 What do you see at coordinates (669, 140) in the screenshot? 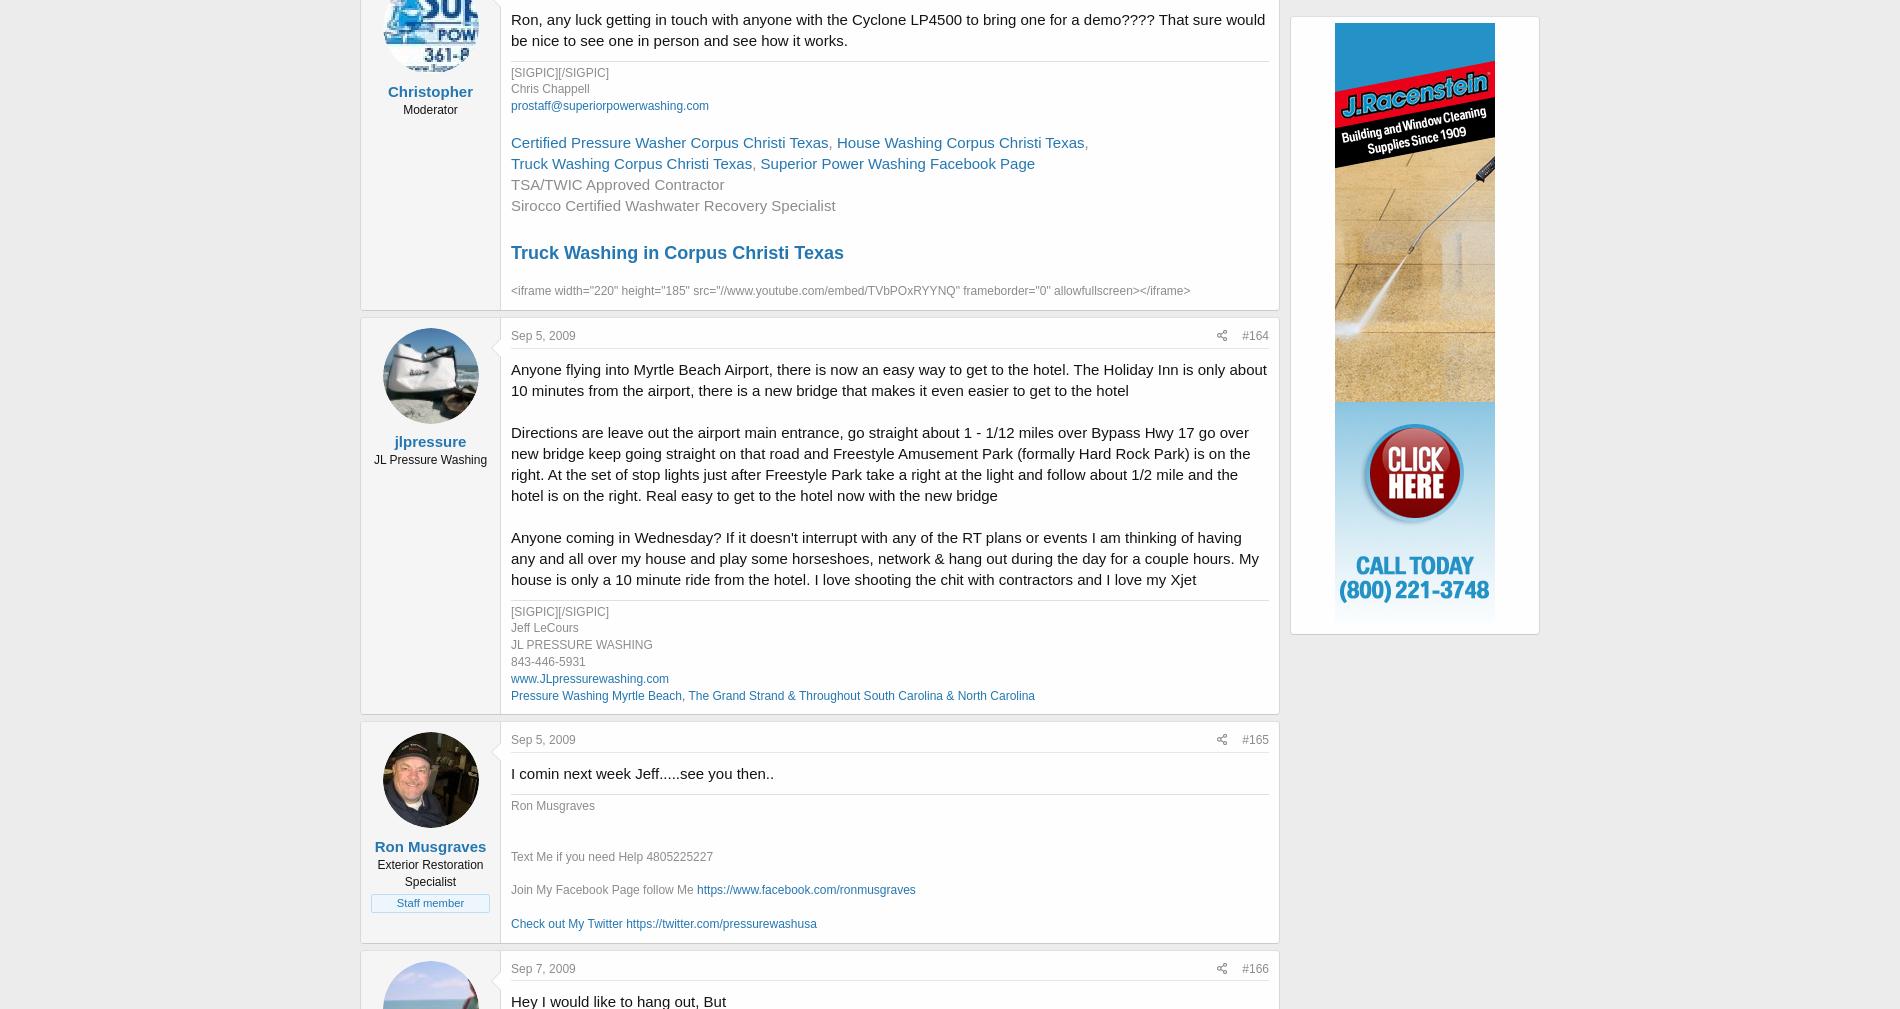
I see `'Certified Pressure Washer Corpus Christi Texas'` at bounding box center [669, 140].